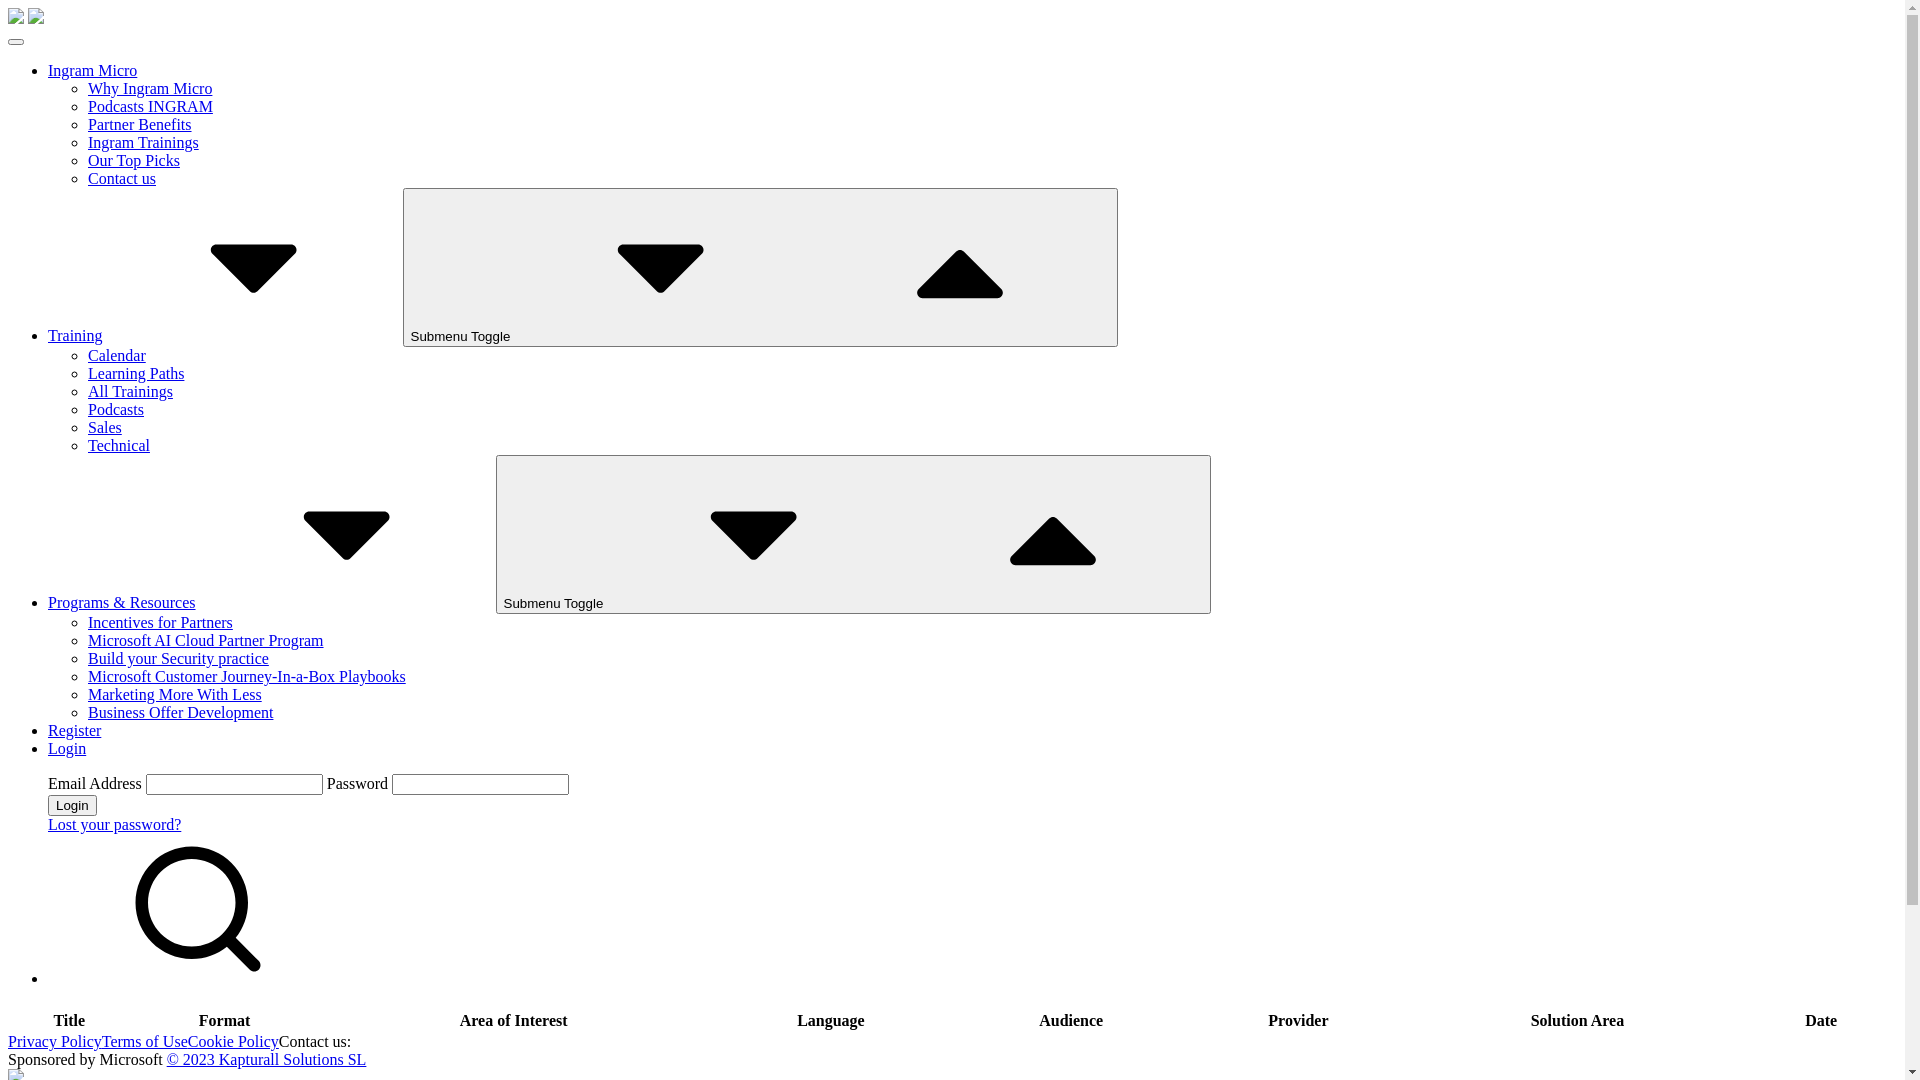 The height and width of the screenshot is (1080, 1920). What do you see at coordinates (120, 177) in the screenshot?
I see `'Contact us'` at bounding box center [120, 177].